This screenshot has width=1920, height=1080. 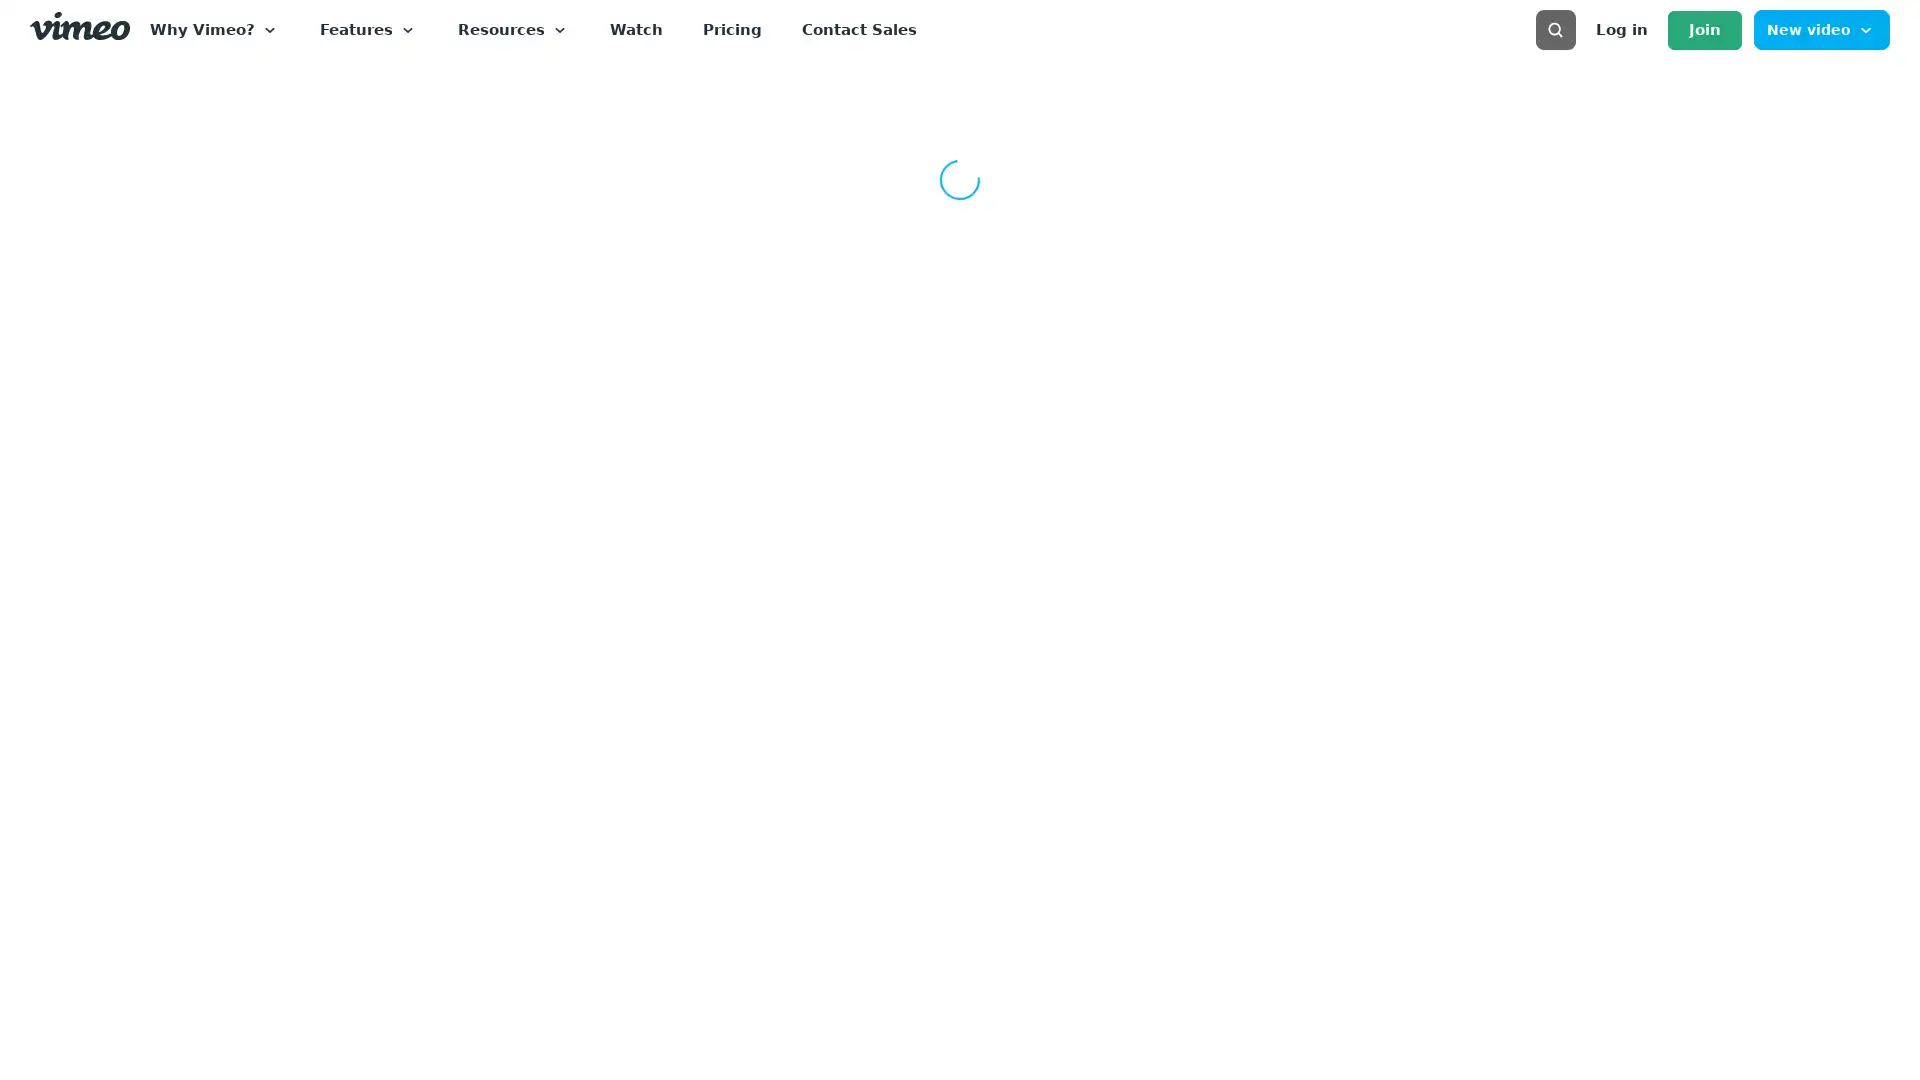 I want to click on New video, so click(x=1821, y=30).